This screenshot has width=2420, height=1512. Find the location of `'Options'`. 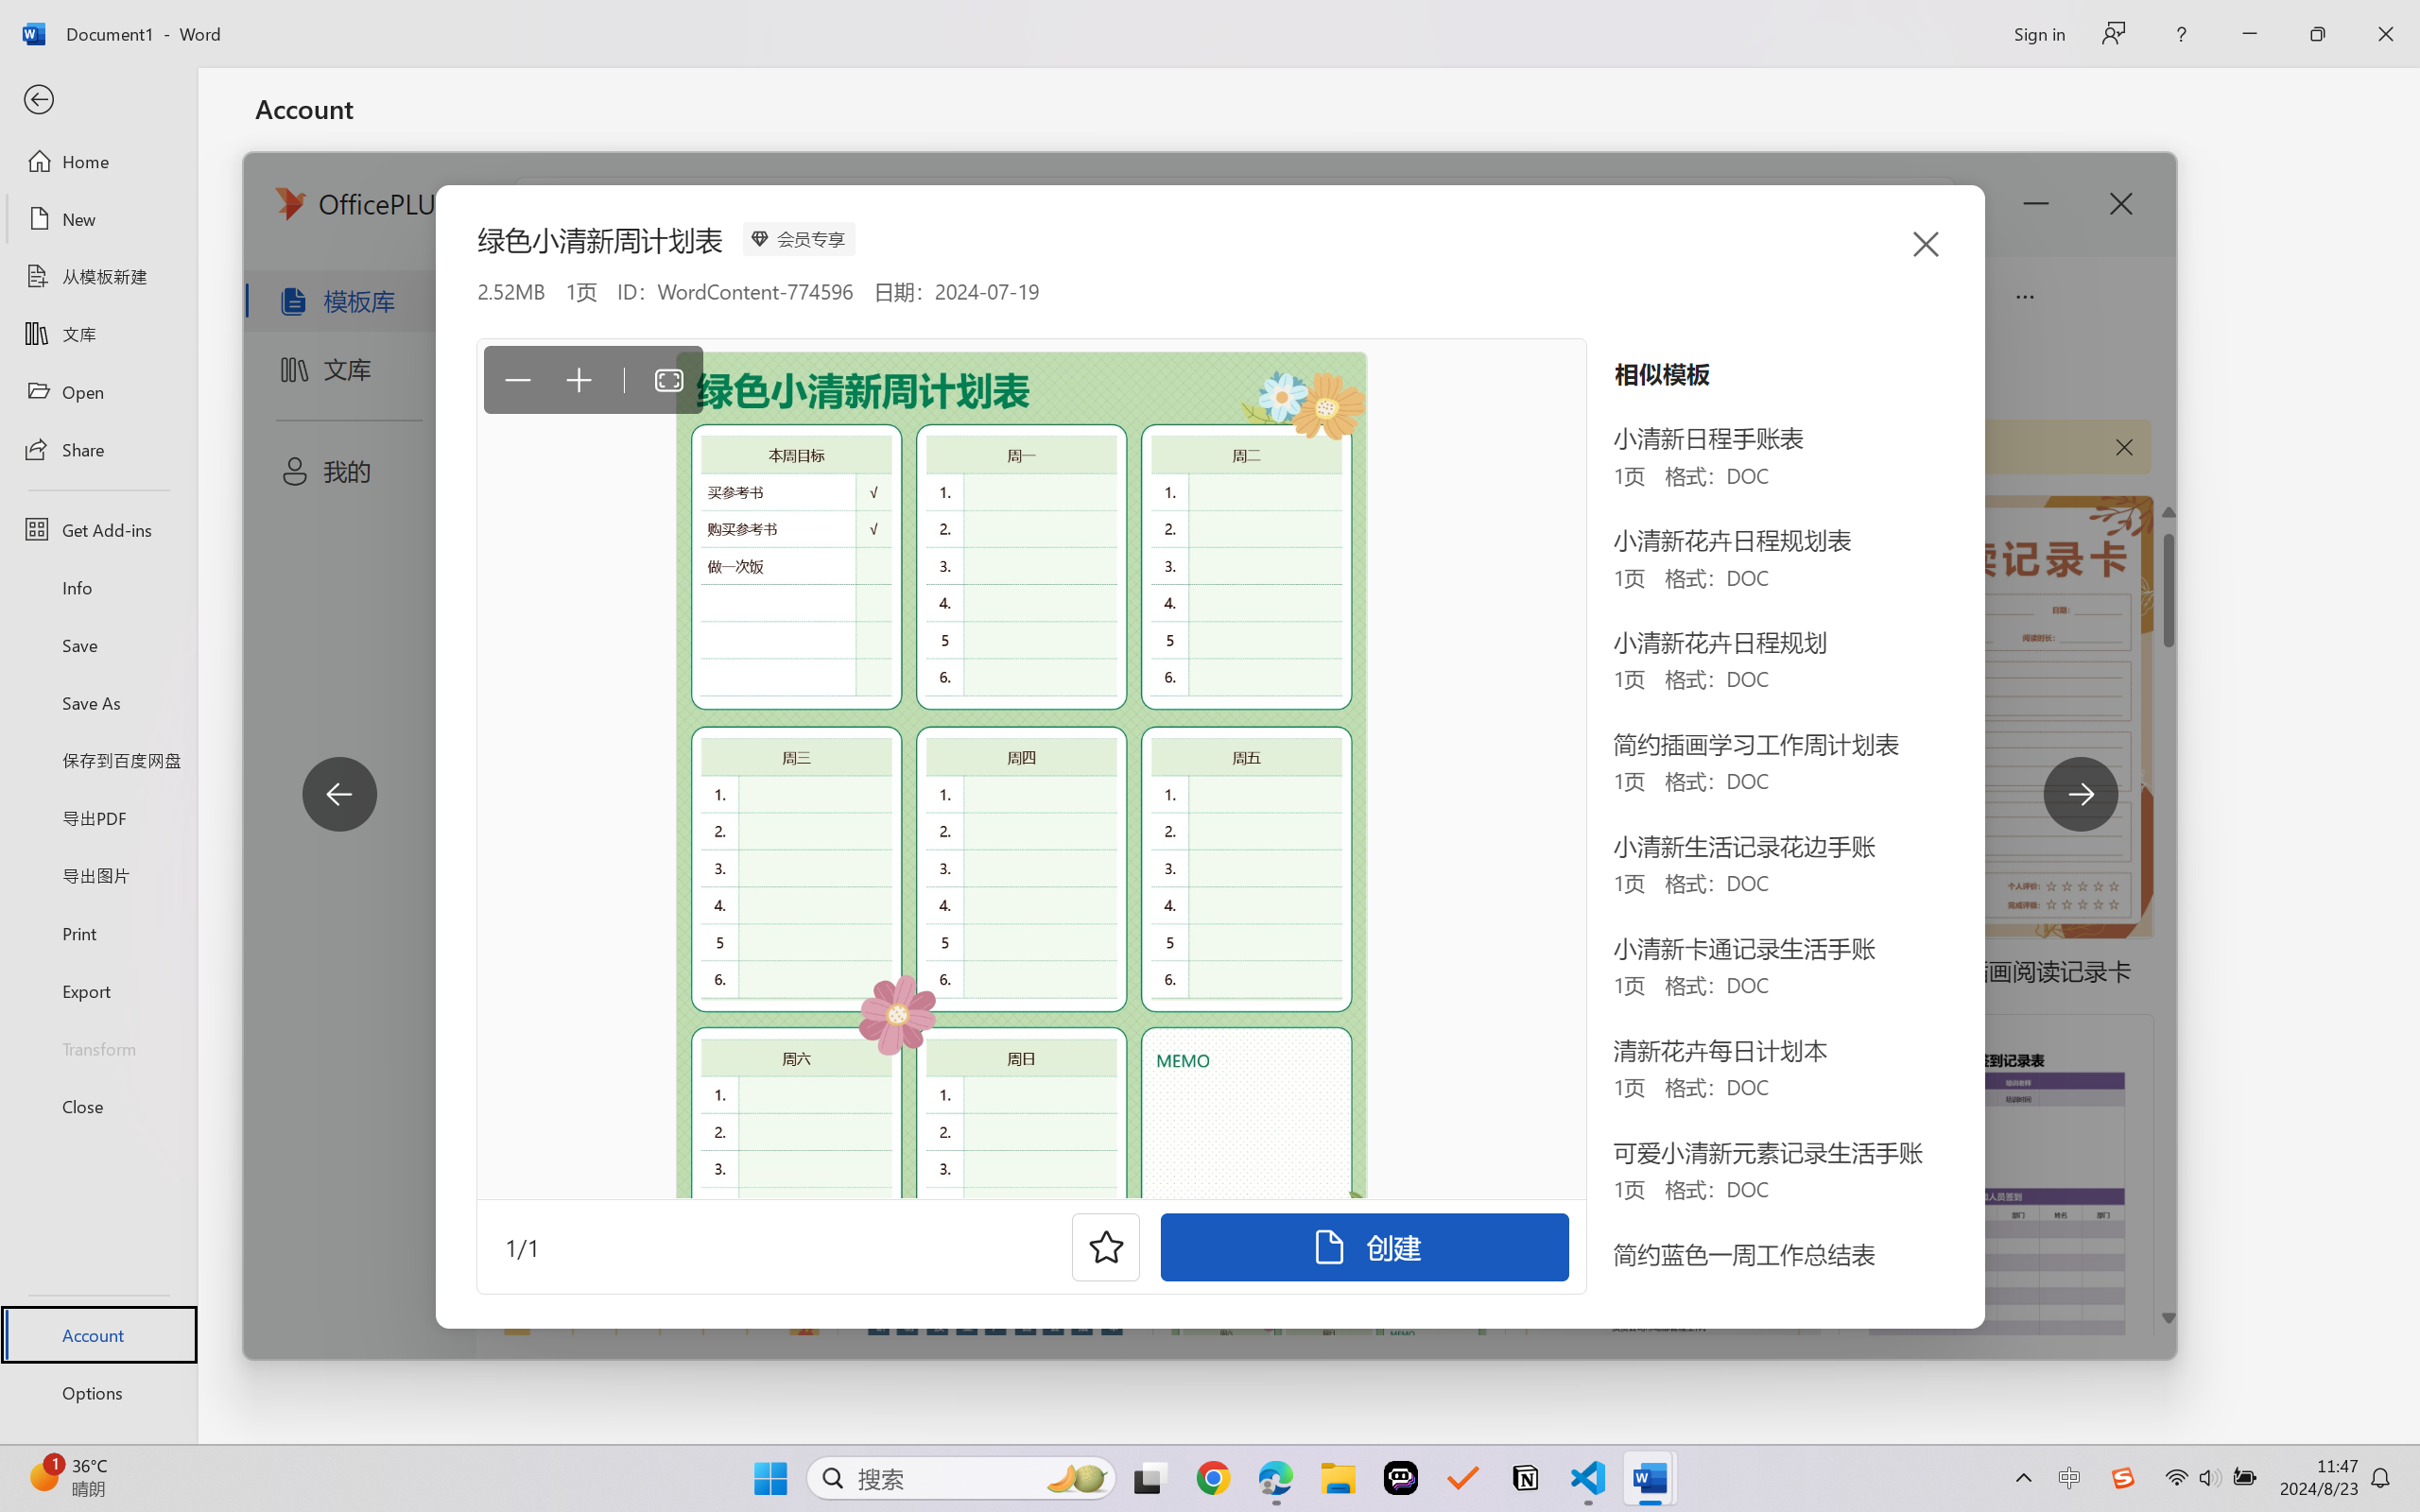

'Options' is located at coordinates (97, 1391).